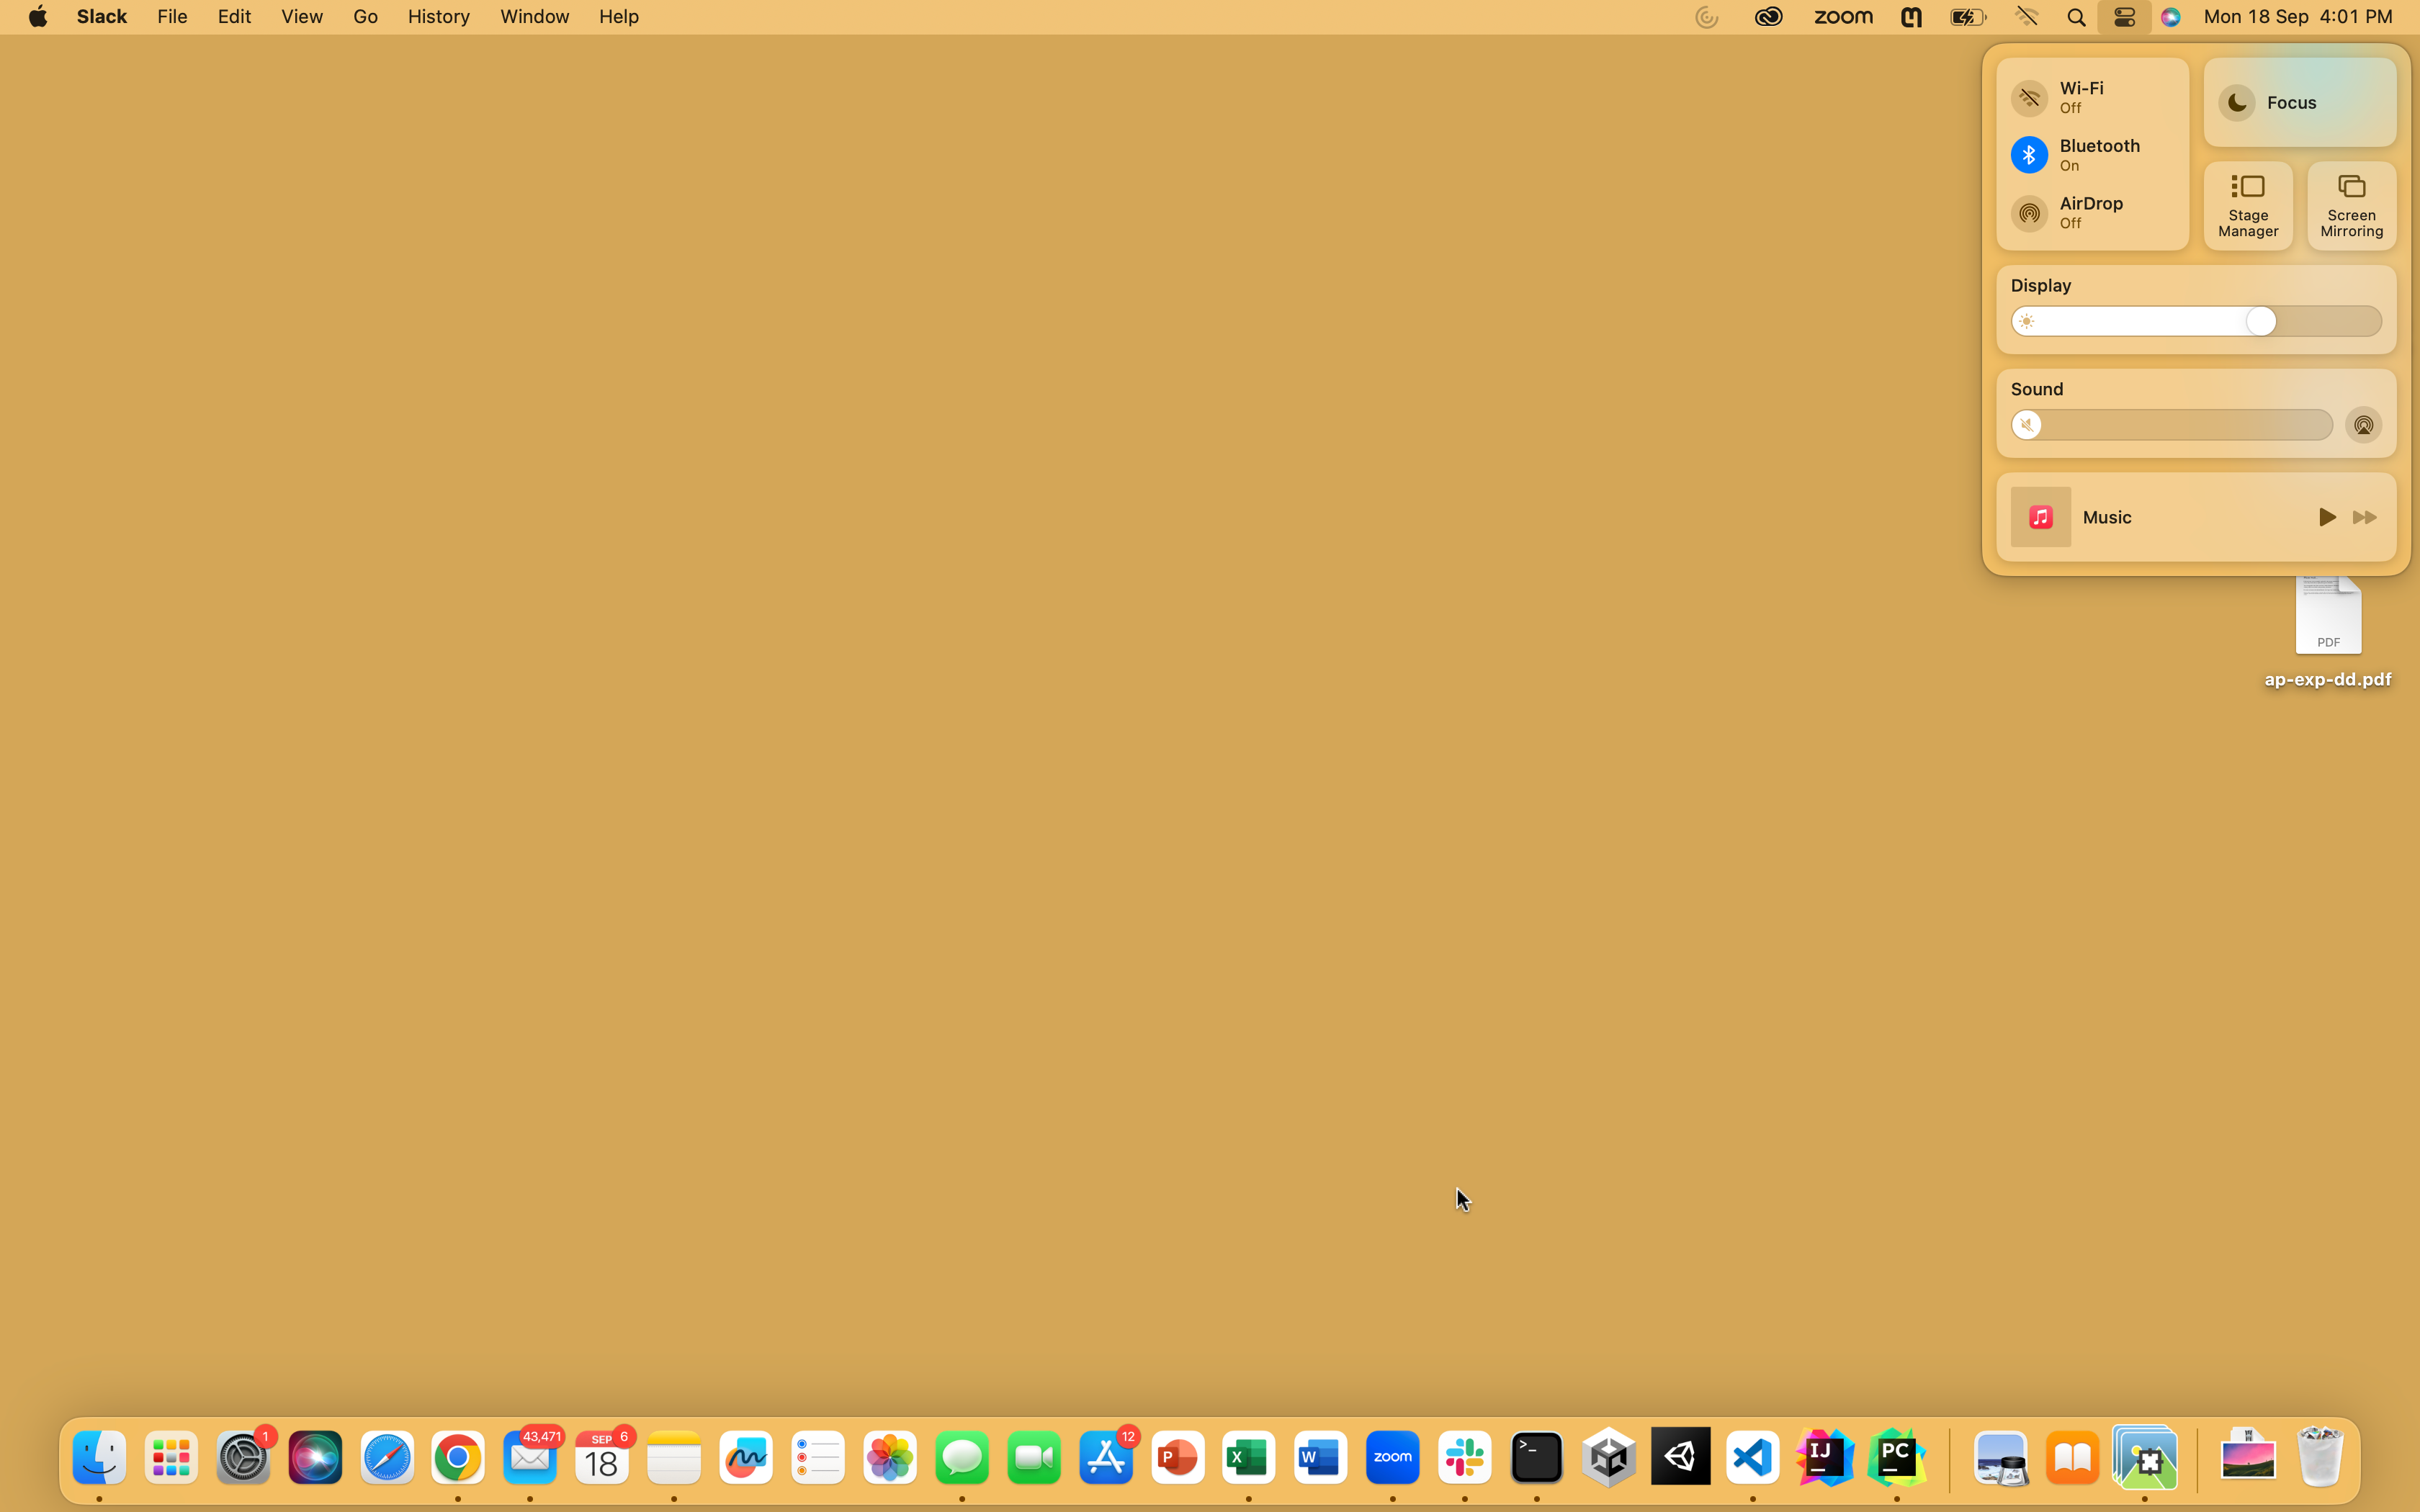 Image resolution: width=2420 pixels, height=1512 pixels. What do you see at coordinates (2090, 89) in the screenshot?
I see `Toggle the wifi and bluetooth options` at bounding box center [2090, 89].